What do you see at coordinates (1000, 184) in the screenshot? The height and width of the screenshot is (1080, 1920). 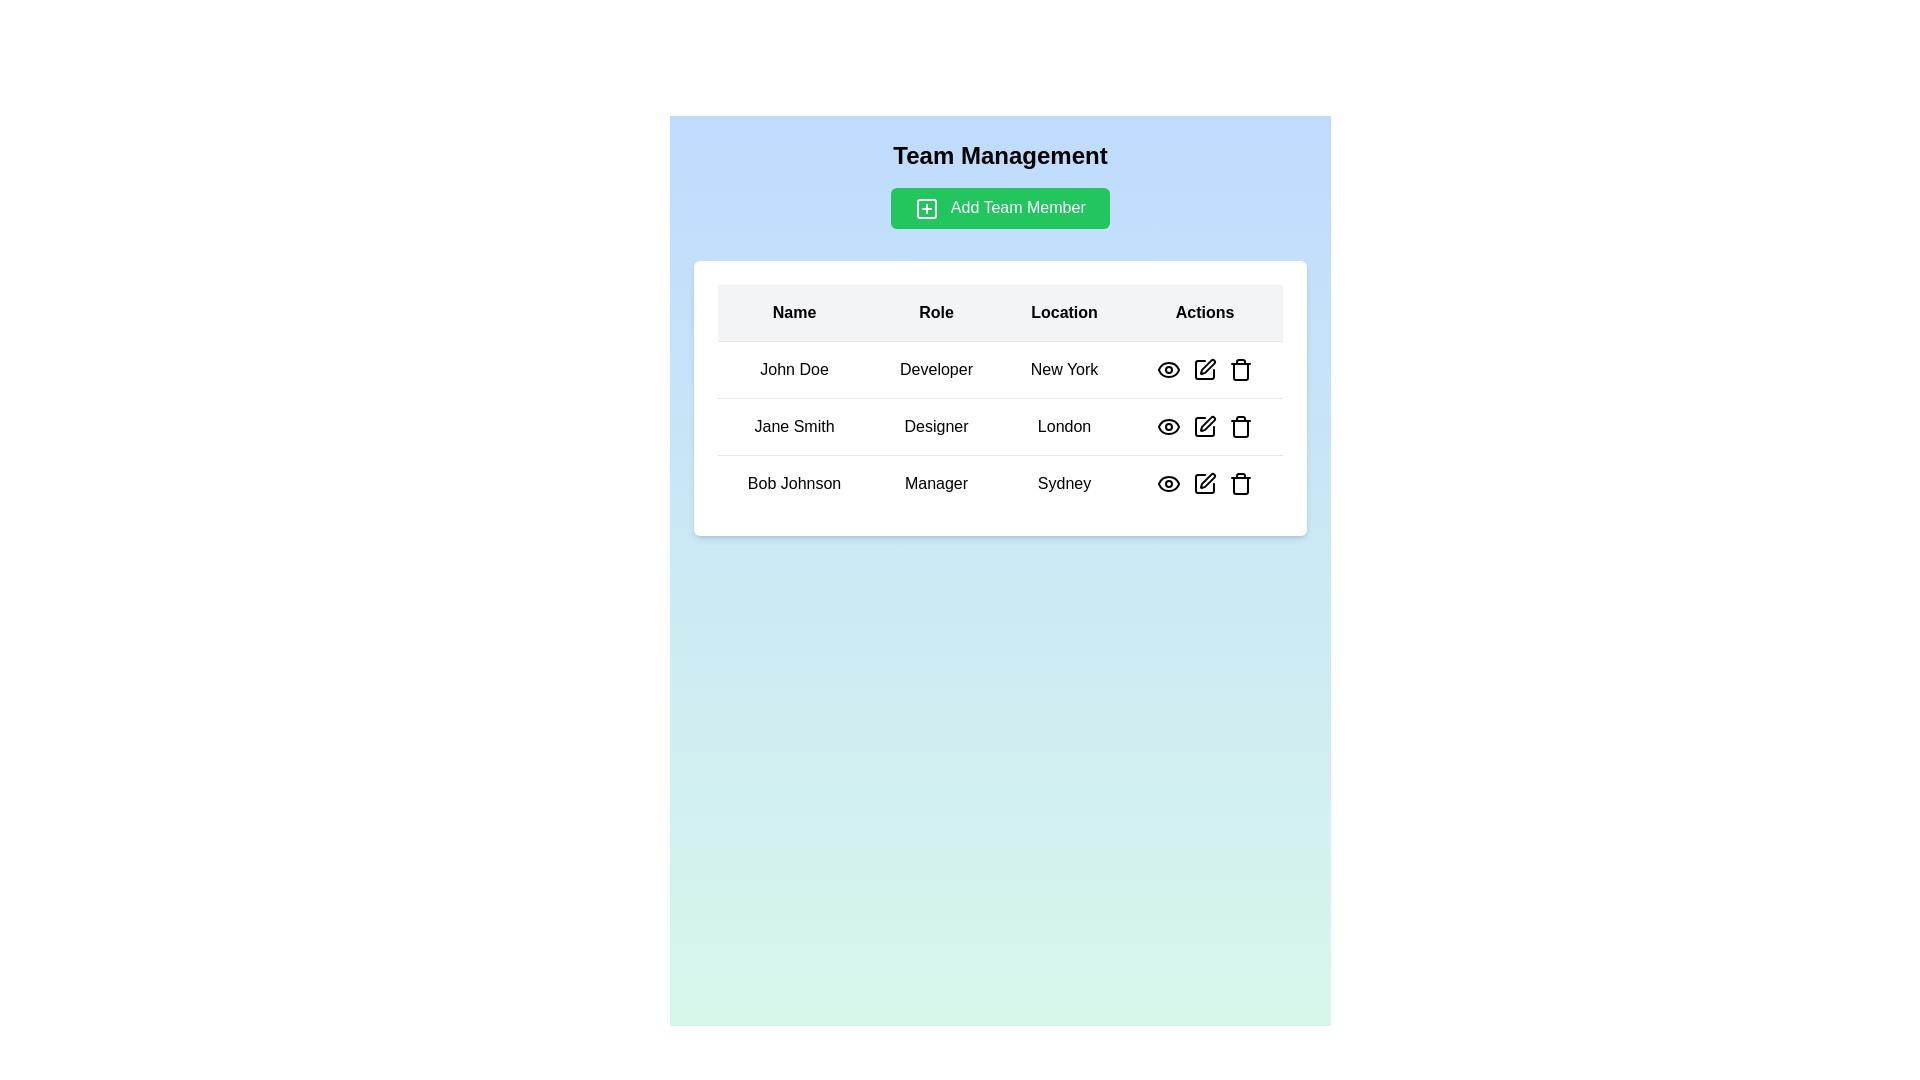 I see `the green rectangular button labeled 'Add Team Member' located directly below the 'Team Management' title` at bounding box center [1000, 184].